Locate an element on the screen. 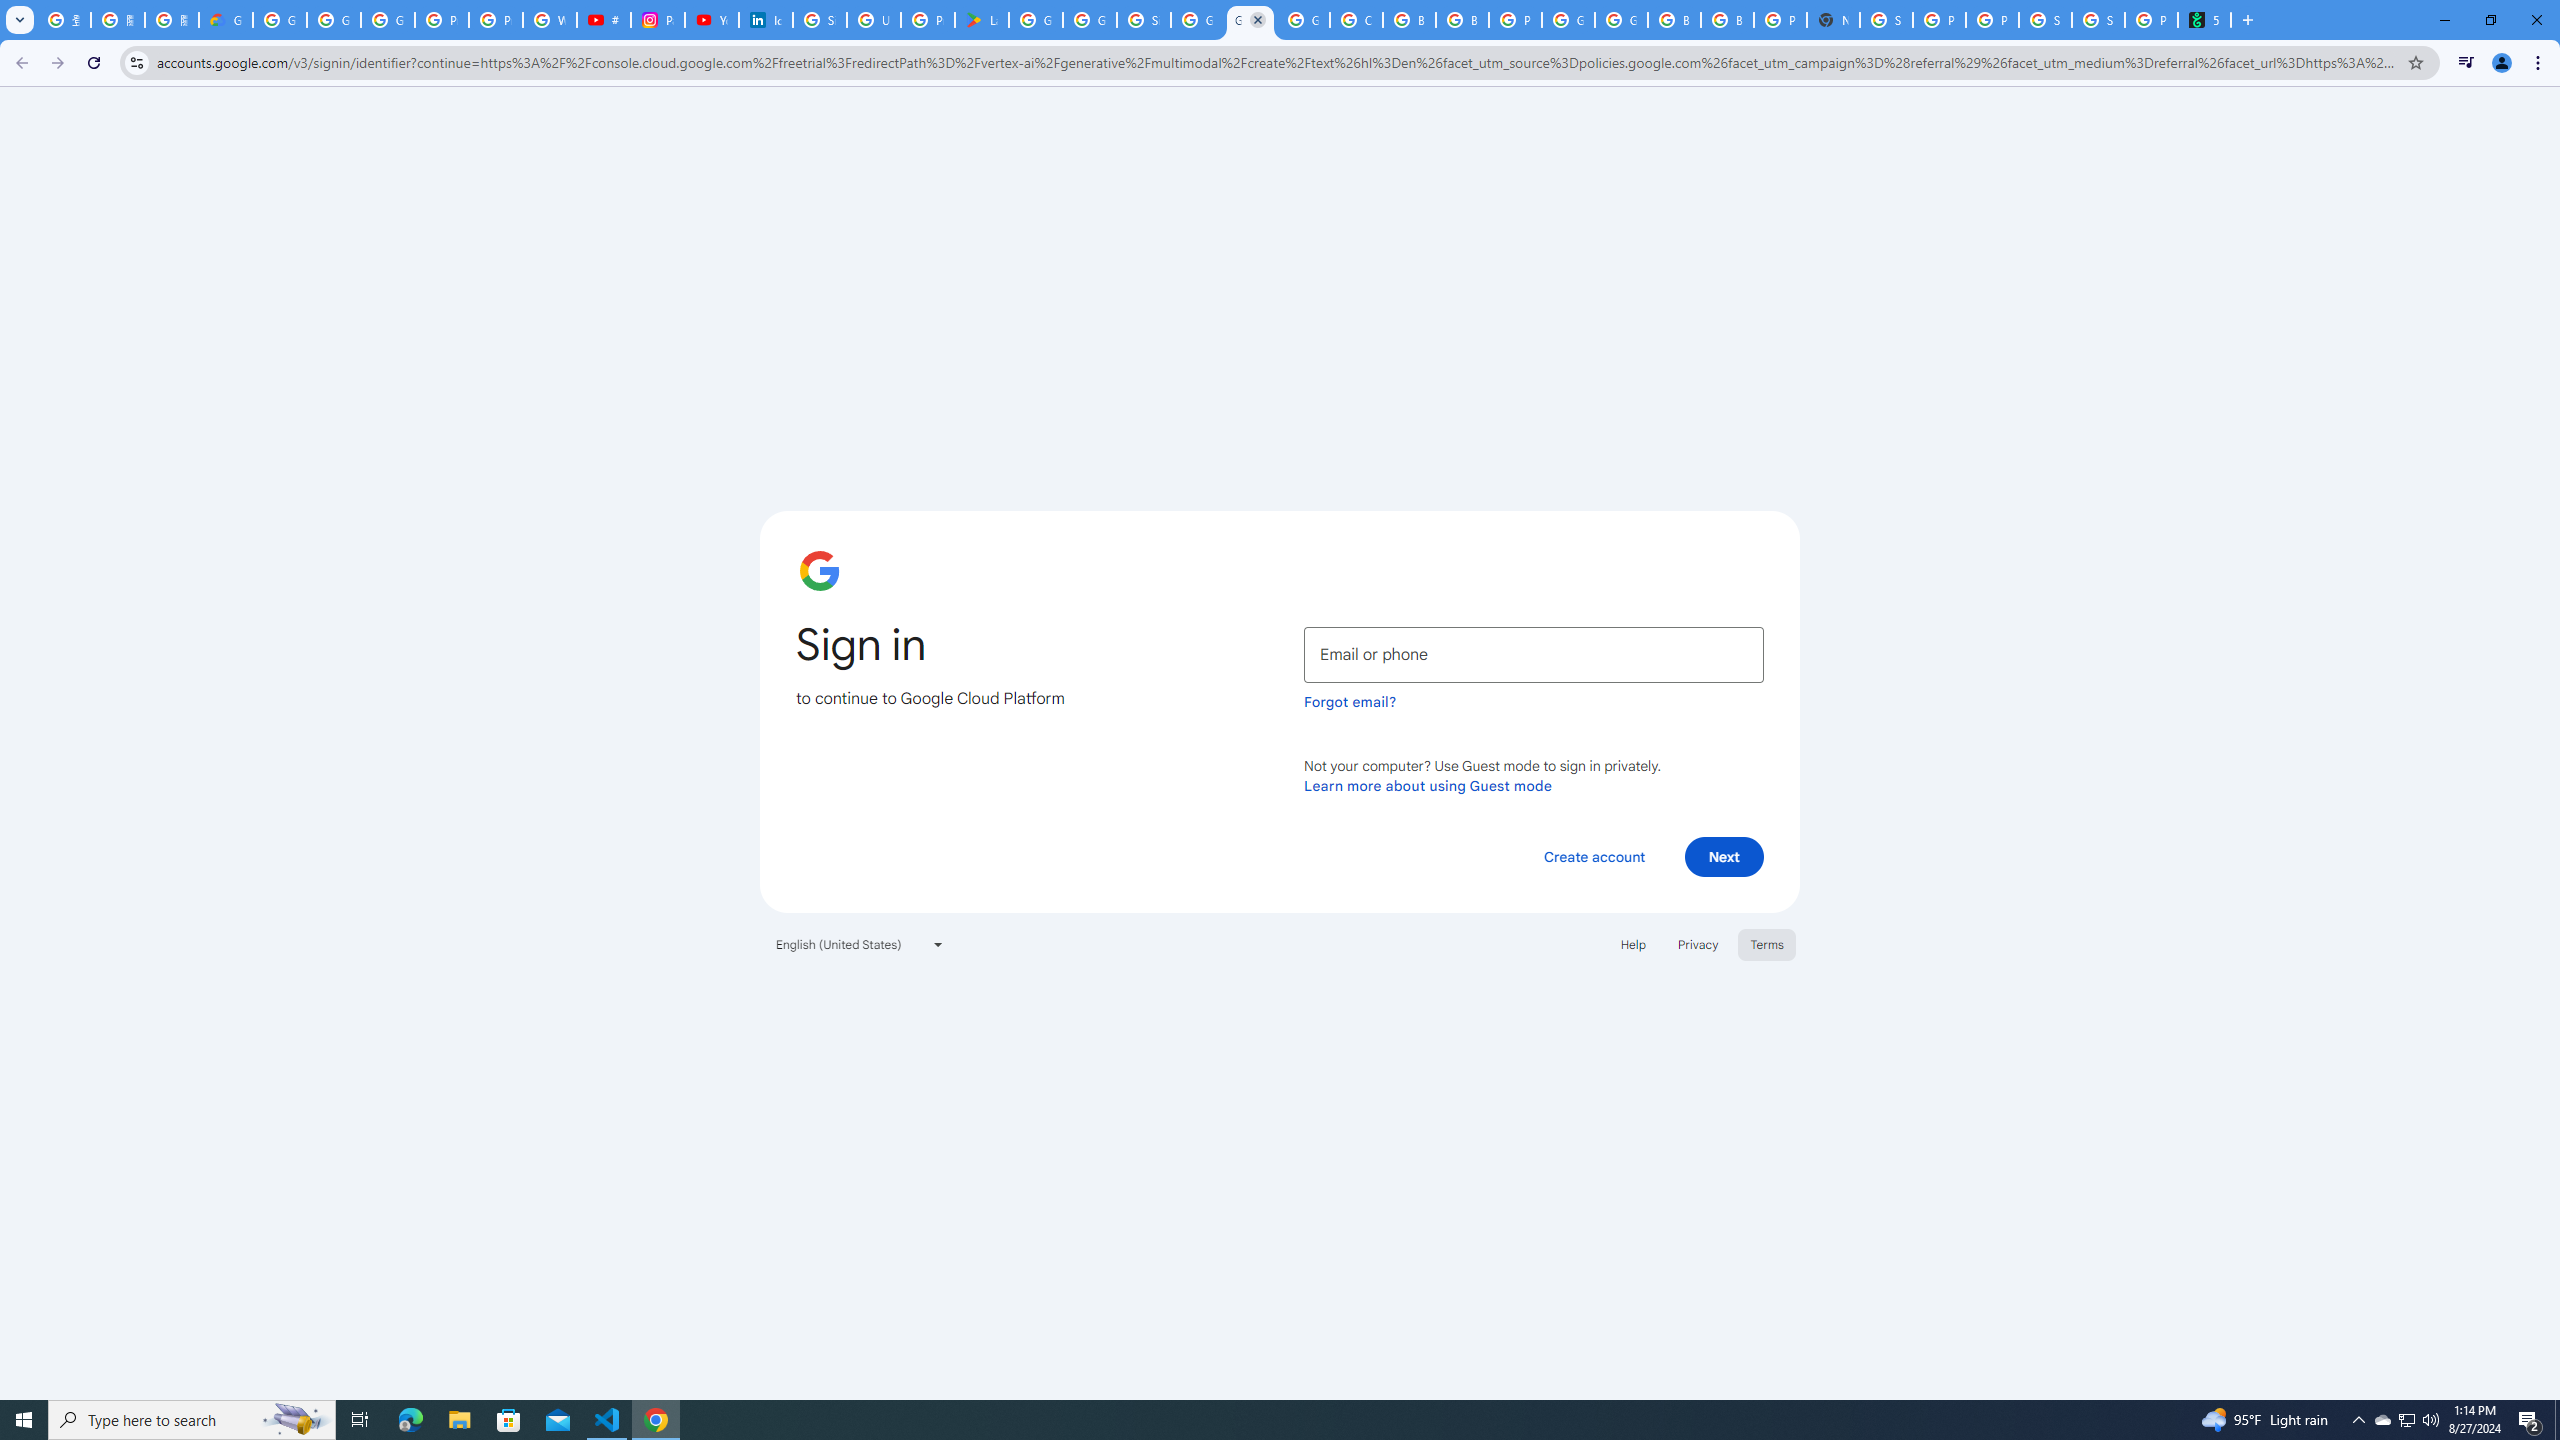  'Help' is located at coordinates (1632, 942).